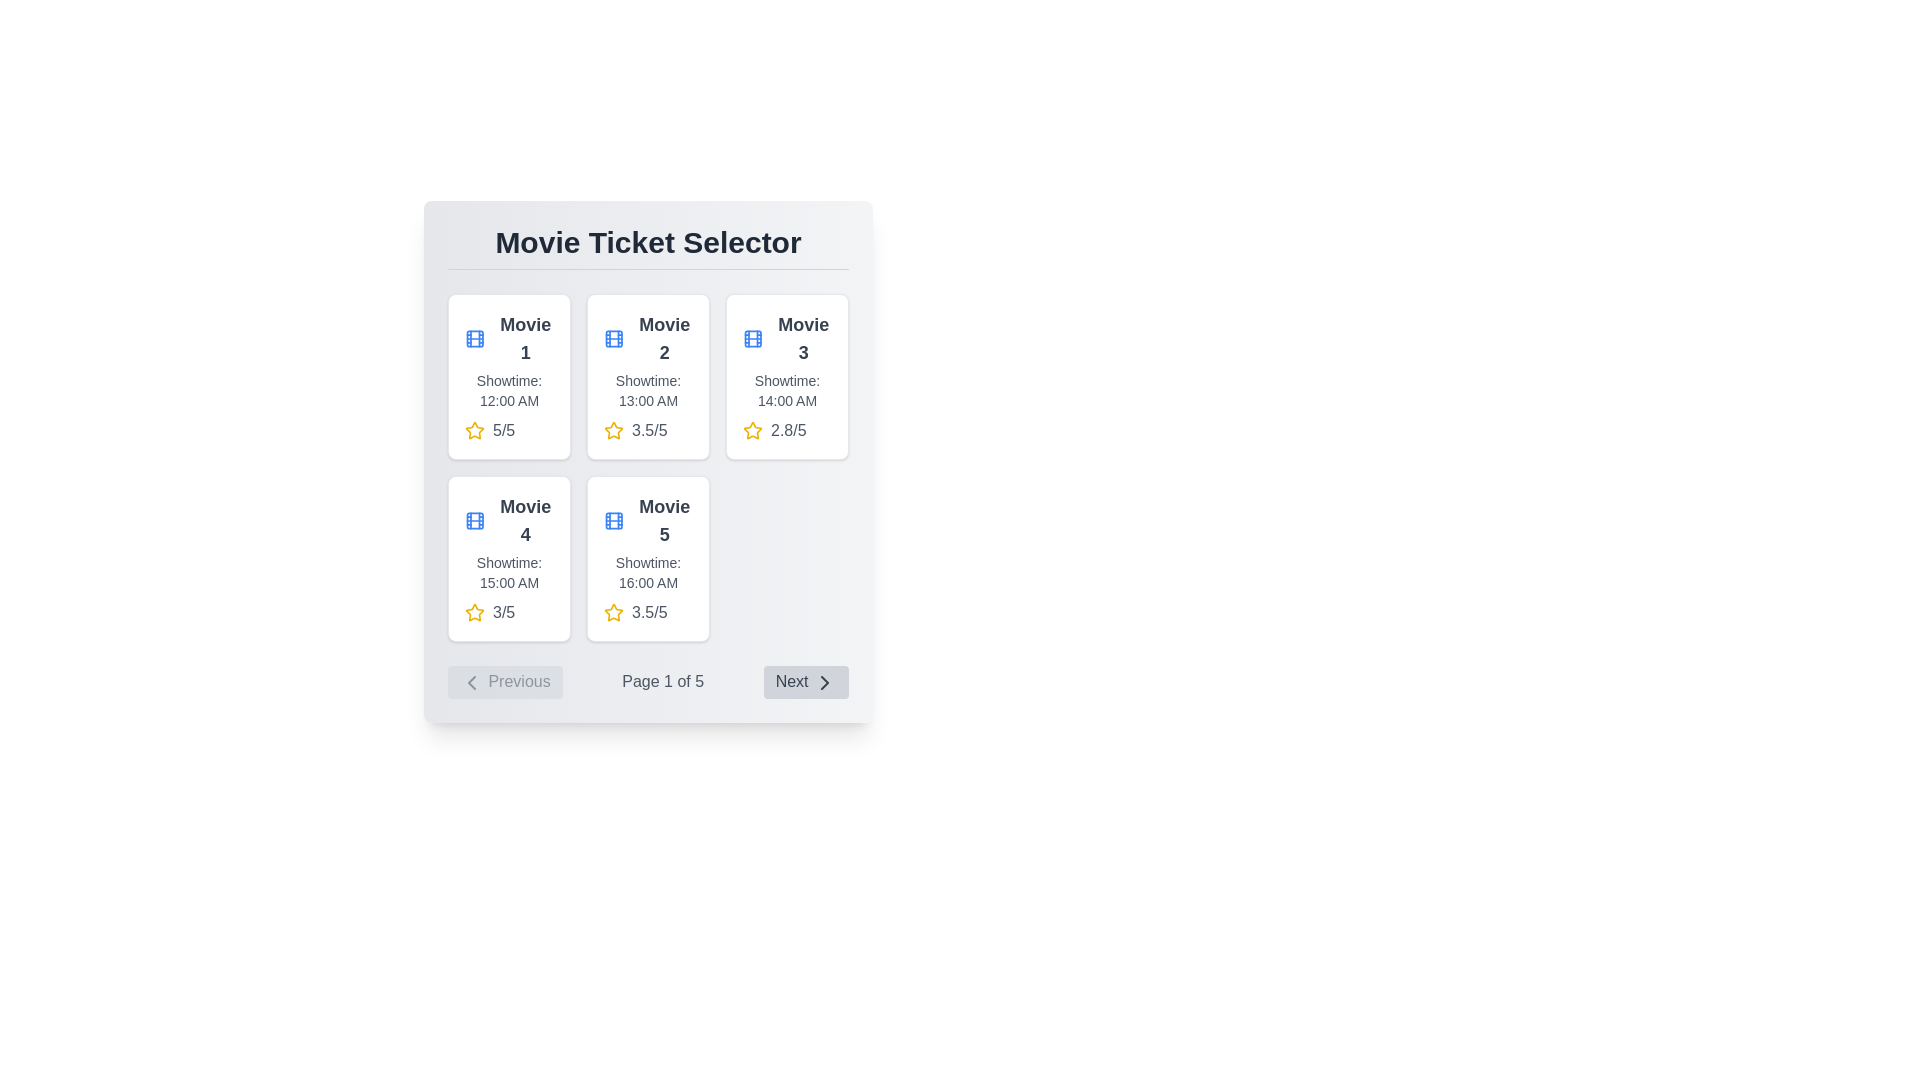 The width and height of the screenshot is (1920, 1080). I want to click on the light blue rounded rectangle icon, which is the primary visual feature of the film reel icon located at the top-left corner of the 'Movie 1' card in the 'Movie Ticket Selector' panel, so click(613, 338).